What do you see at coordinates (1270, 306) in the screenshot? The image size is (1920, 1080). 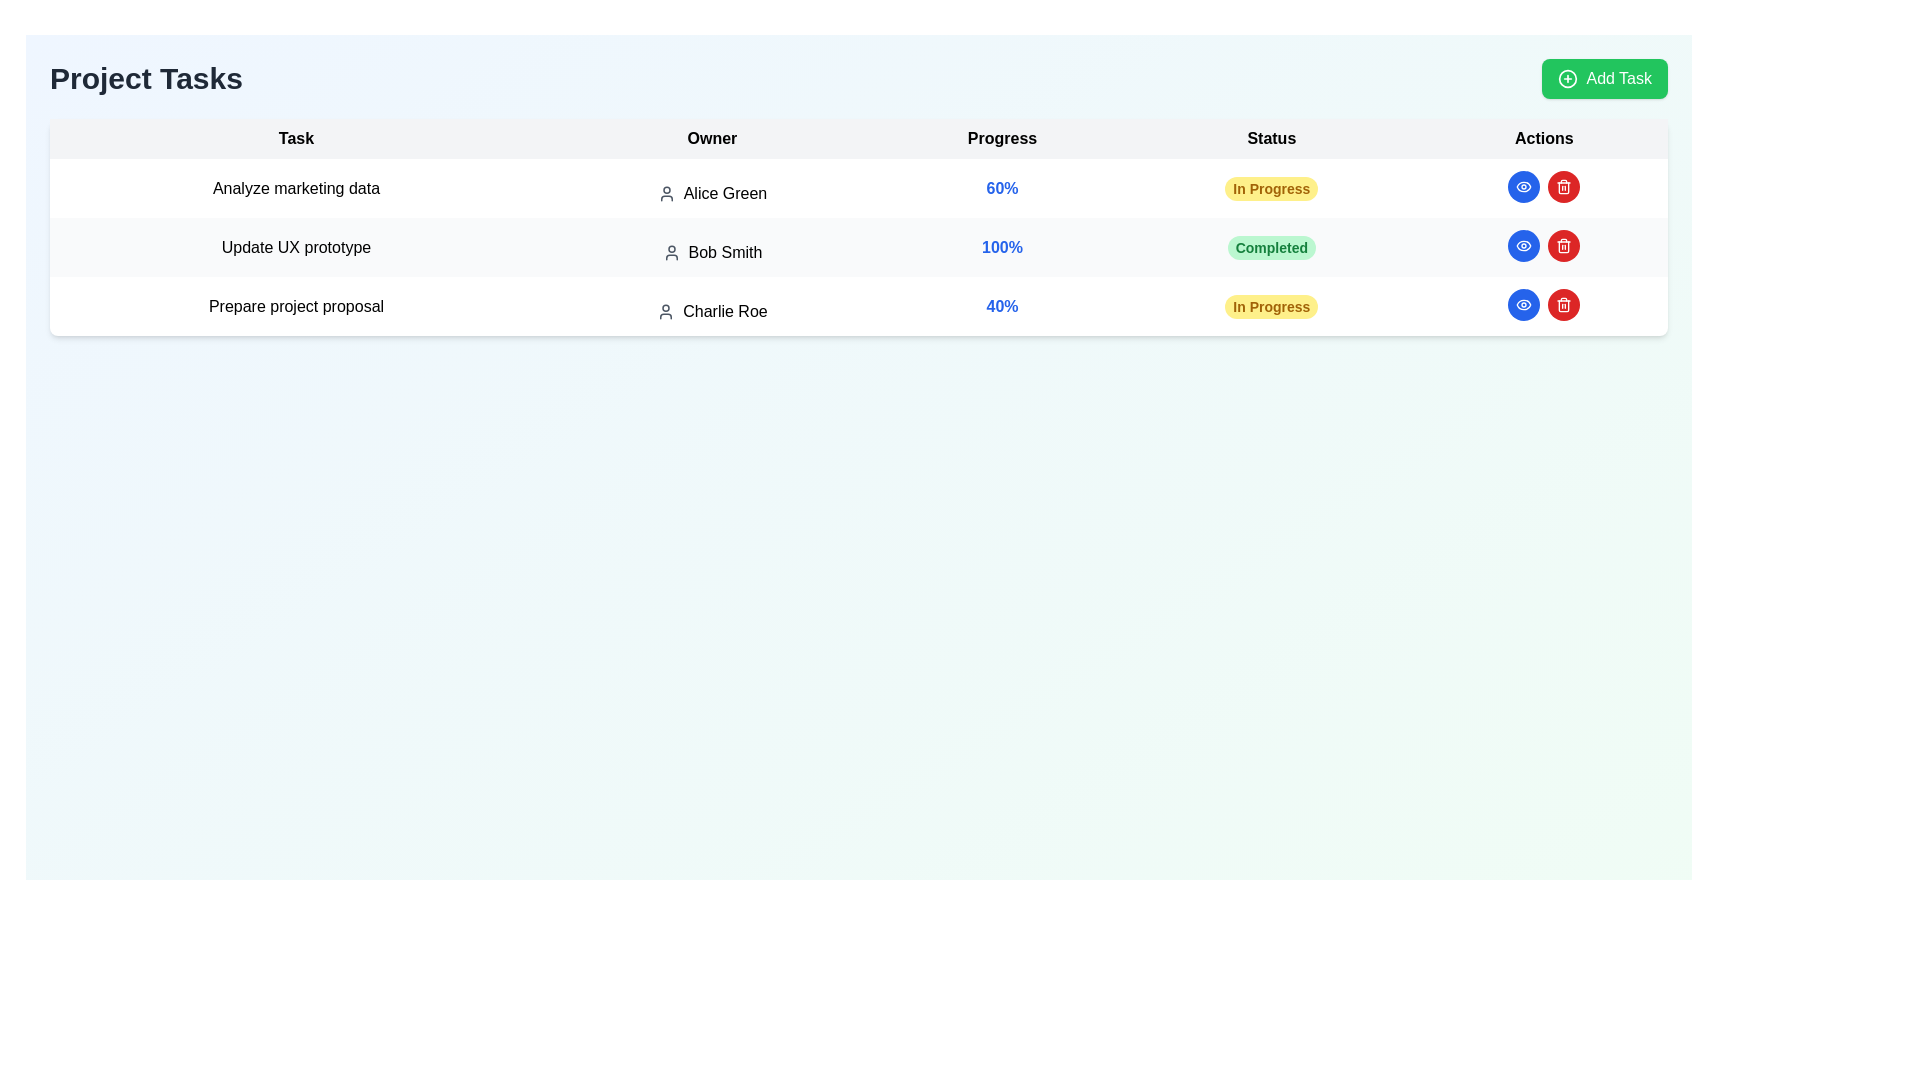 I see `the Status badge displaying the current progress status of the task 'Prepare project proposal' in the 'Status' column of the table` at bounding box center [1270, 306].